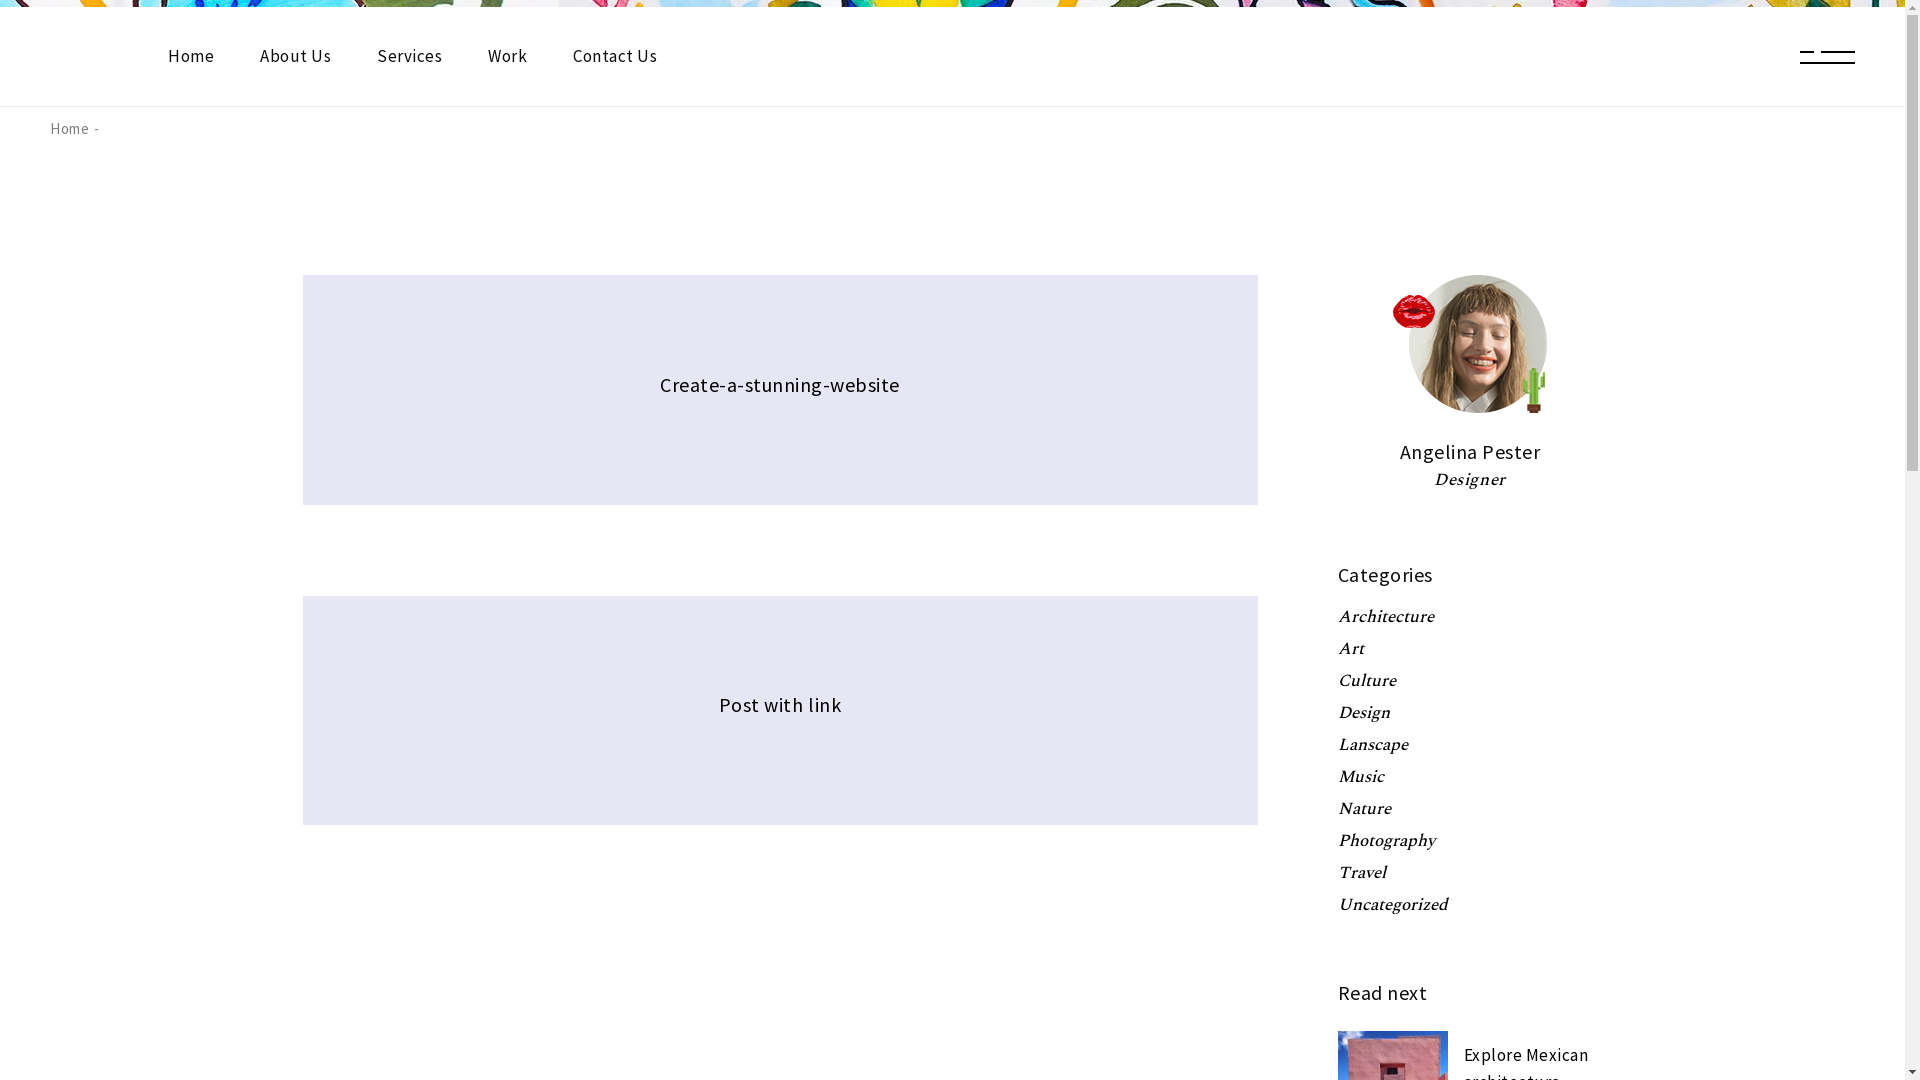 This screenshot has height=1080, width=1920. What do you see at coordinates (1338, 871) in the screenshot?
I see `'Travel'` at bounding box center [1338, 871].